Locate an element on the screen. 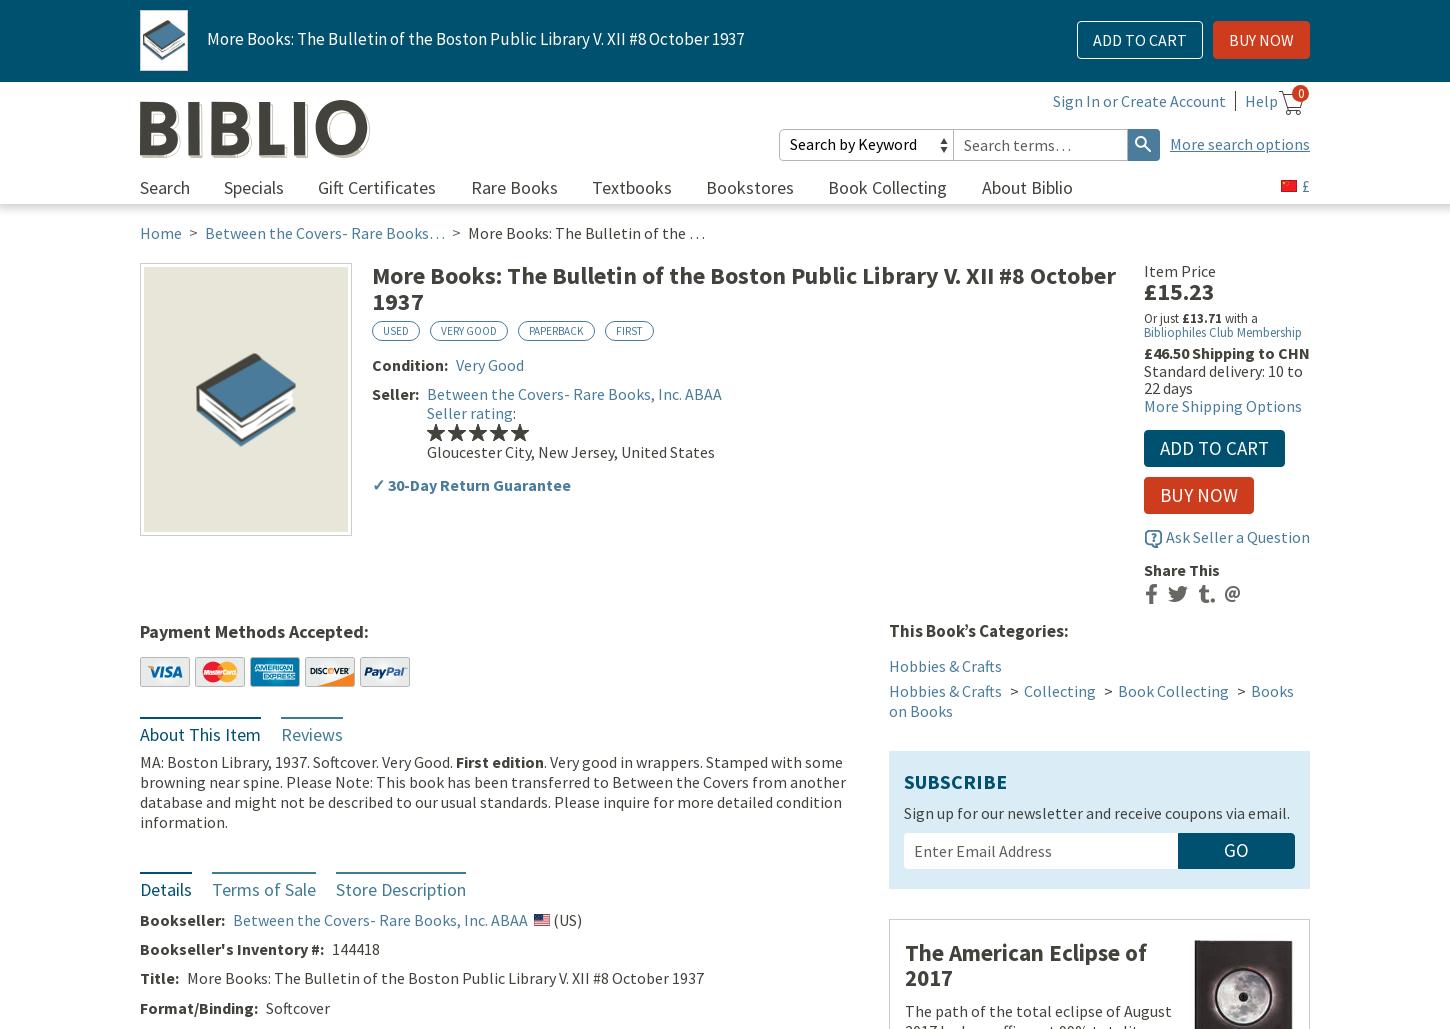 The image size is (1450, 1029). '(US)' is located at coordinates (565, 921).